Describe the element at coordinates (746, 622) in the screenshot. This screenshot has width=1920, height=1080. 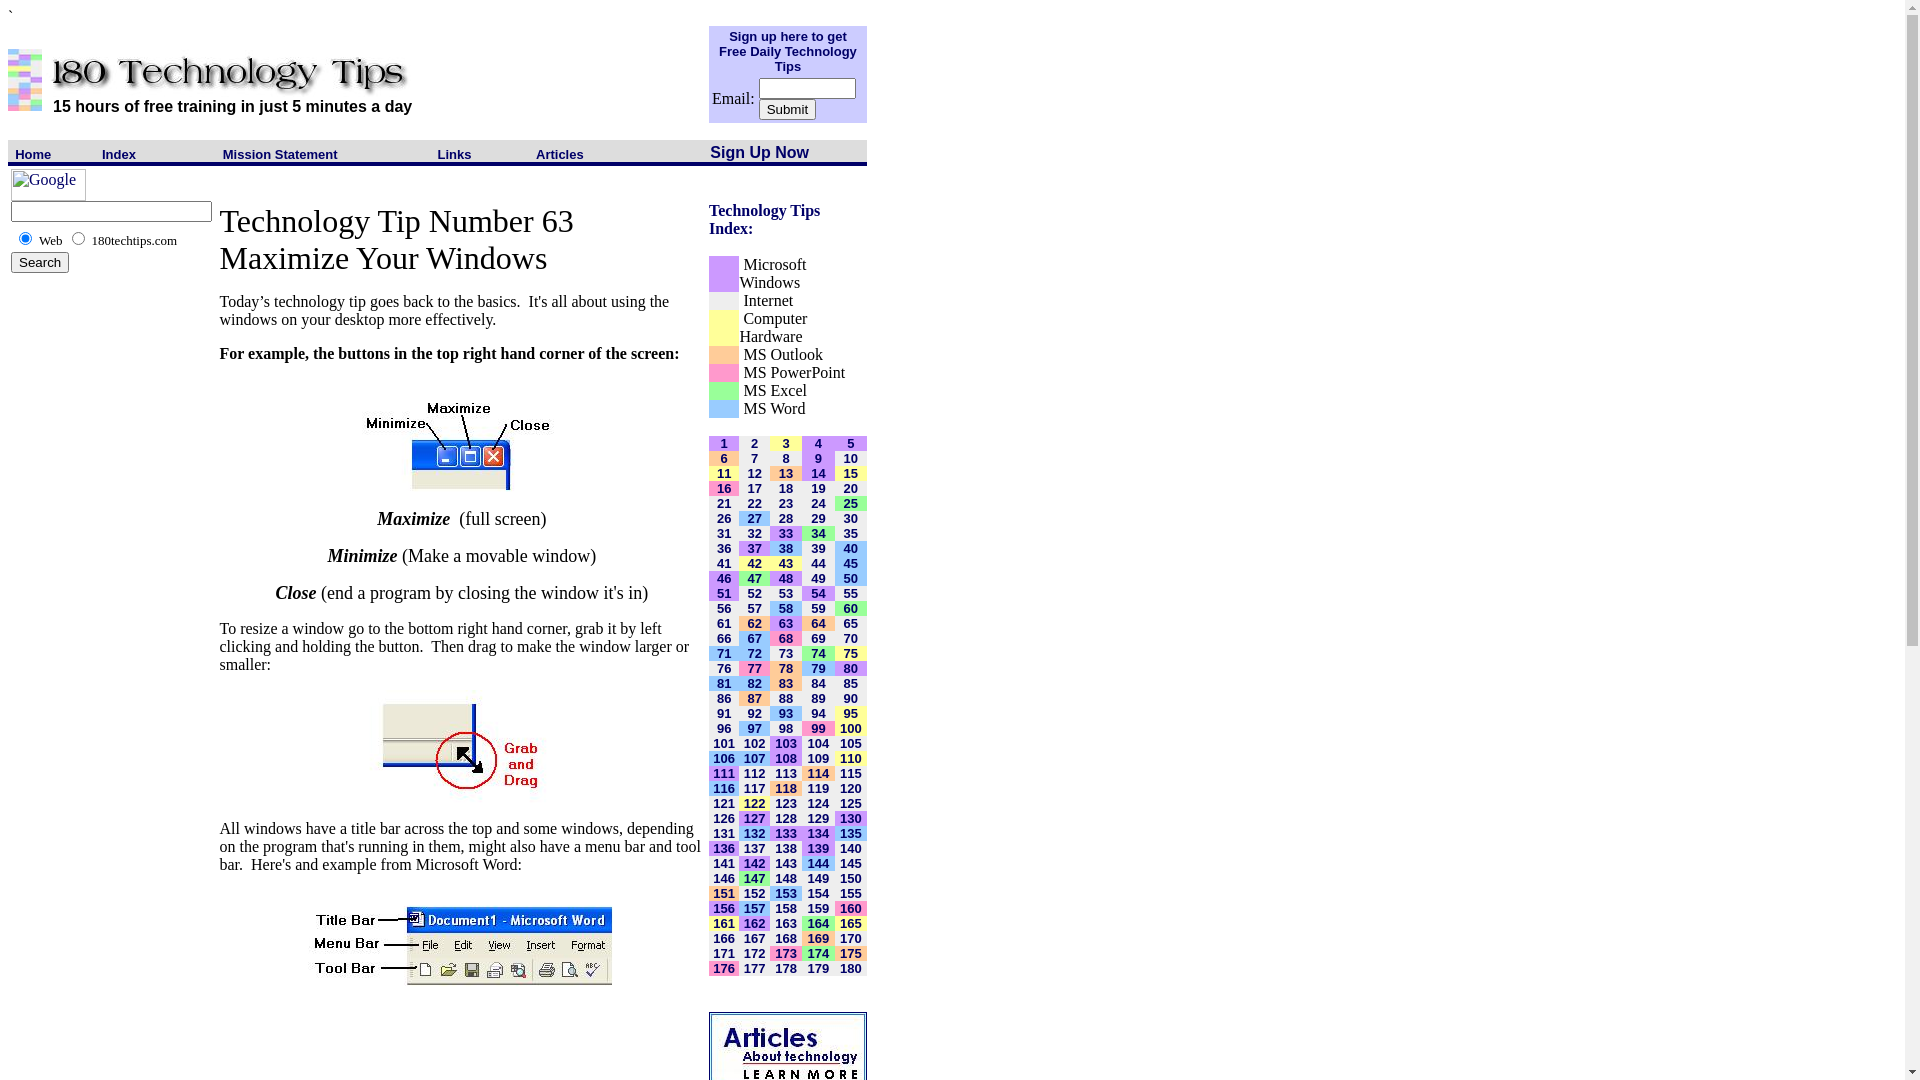
I see `'62'` at that location.